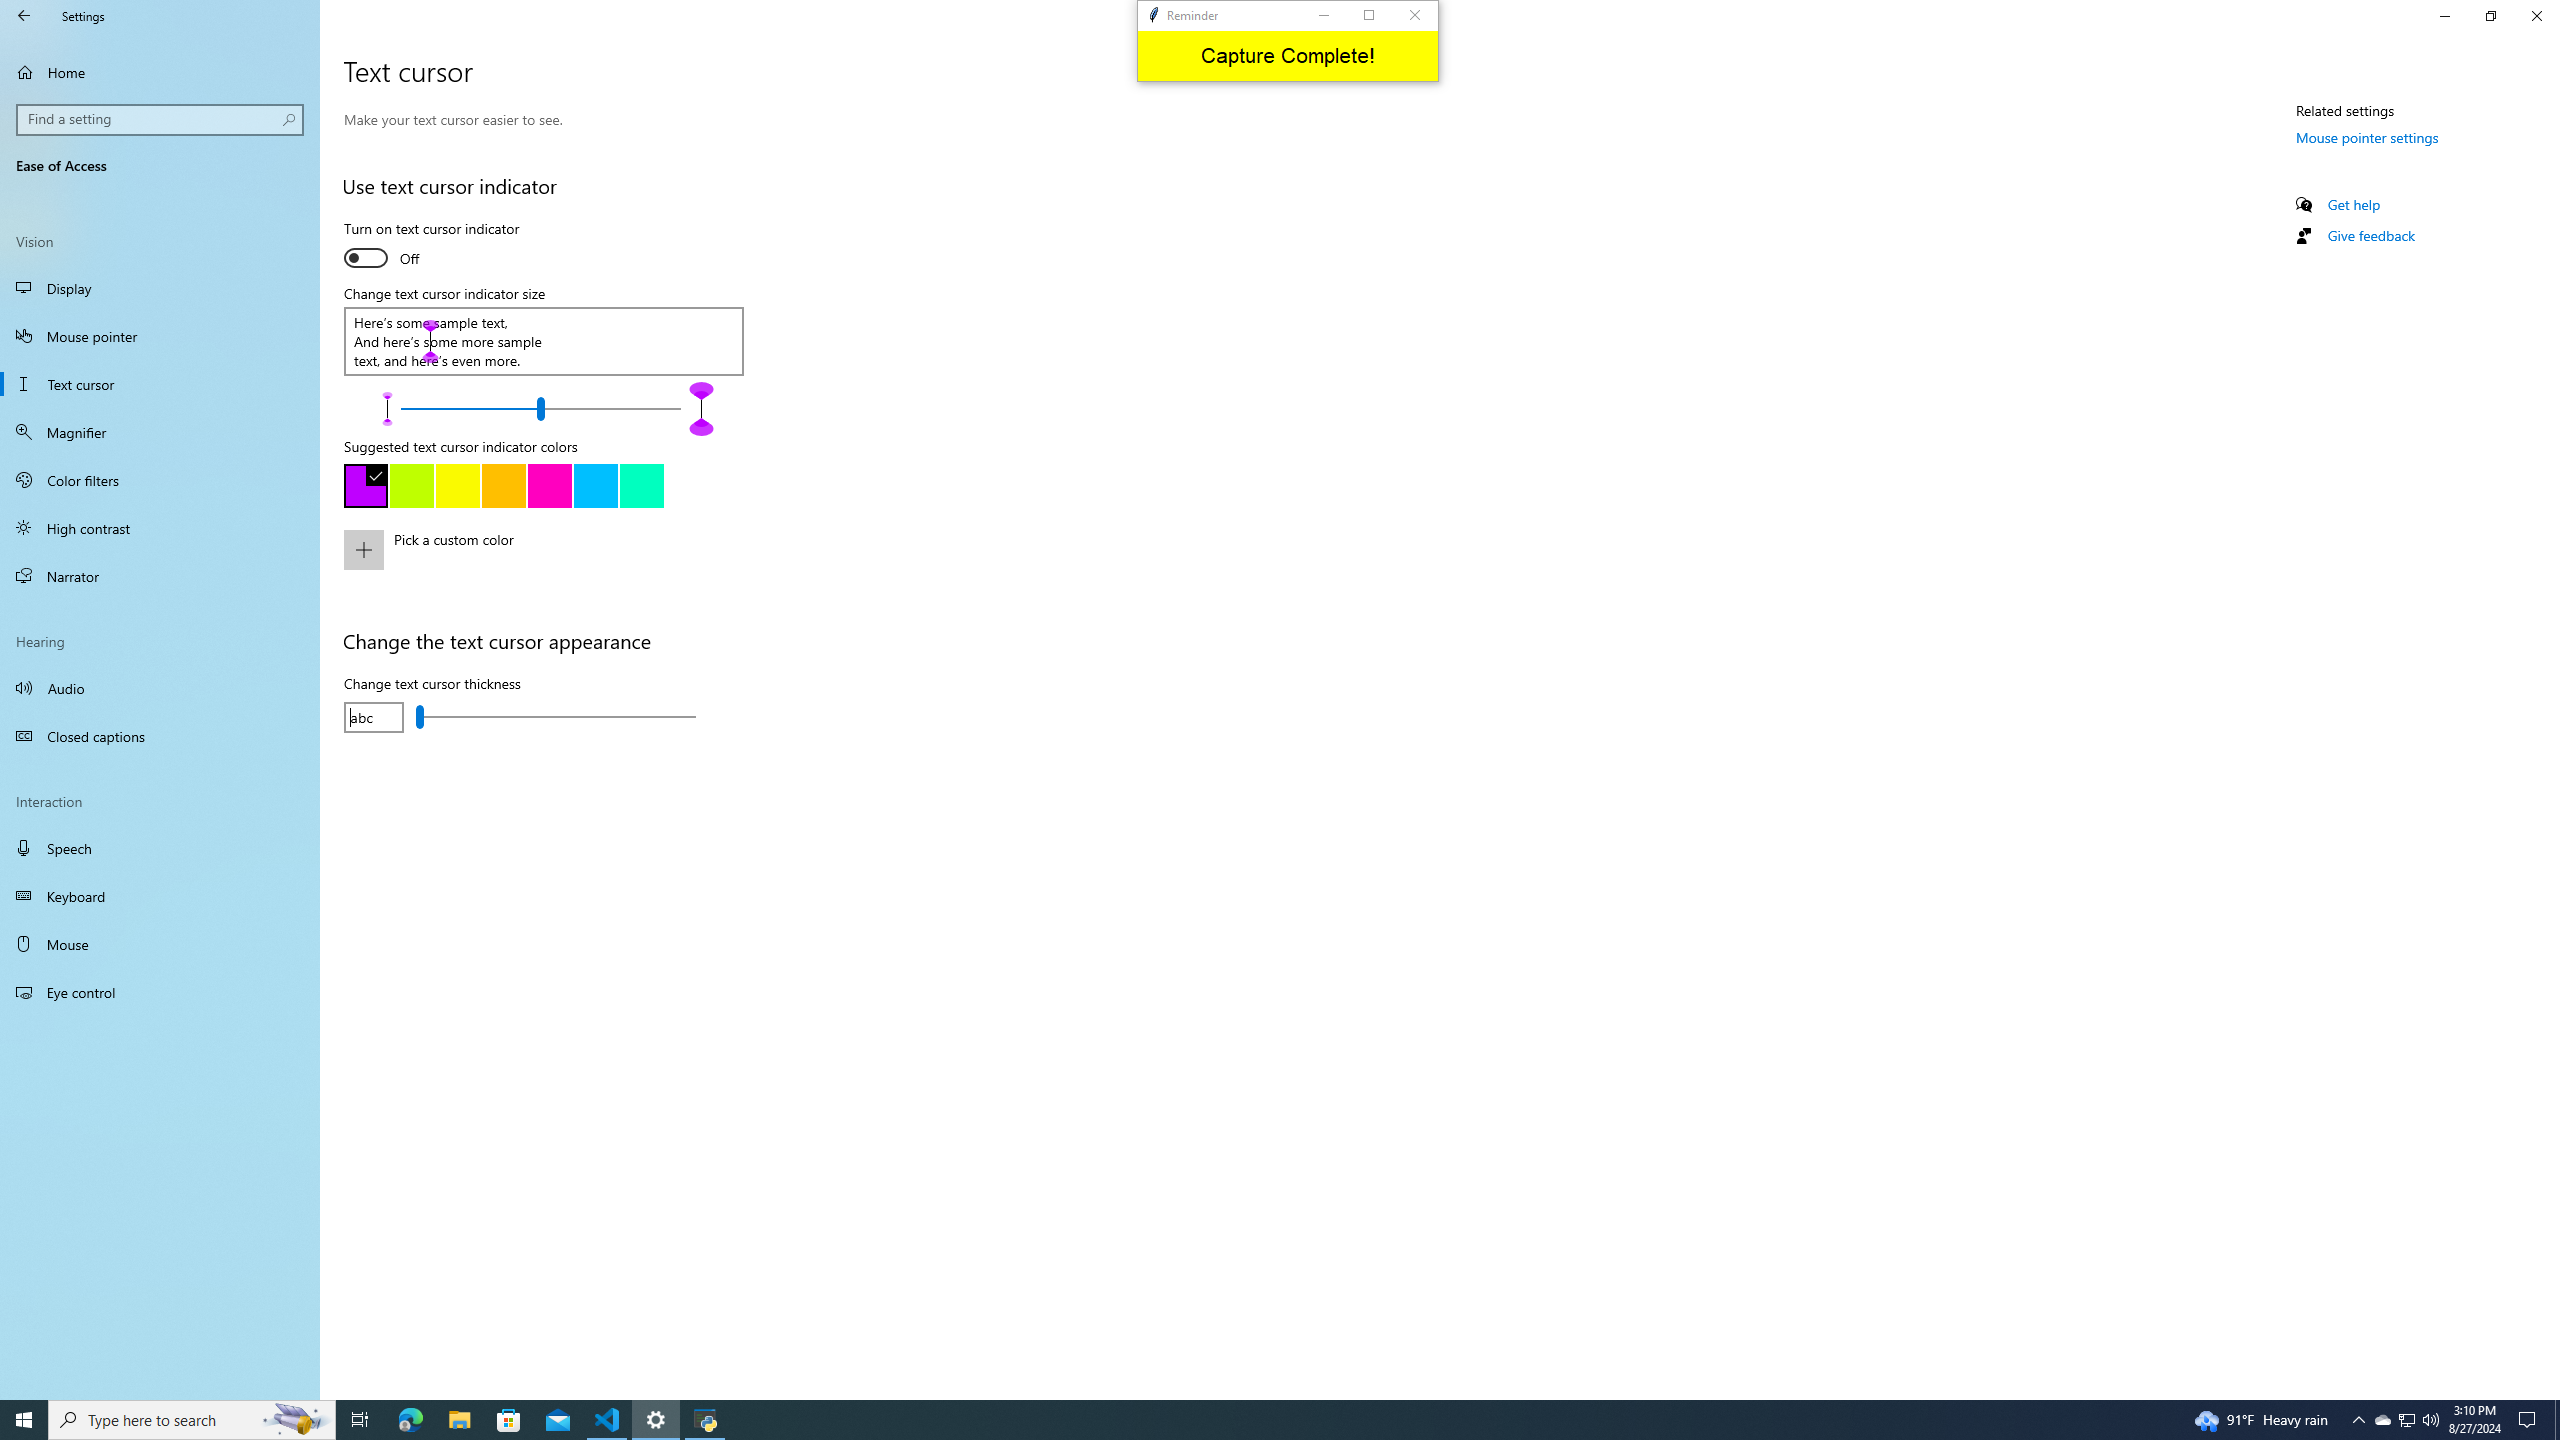 Image resolution: width=2560 pixels, height=1440 pixels. Describe the element at coordinates (502, 486) in the screenshot. I see `'Yellow'` at that location.